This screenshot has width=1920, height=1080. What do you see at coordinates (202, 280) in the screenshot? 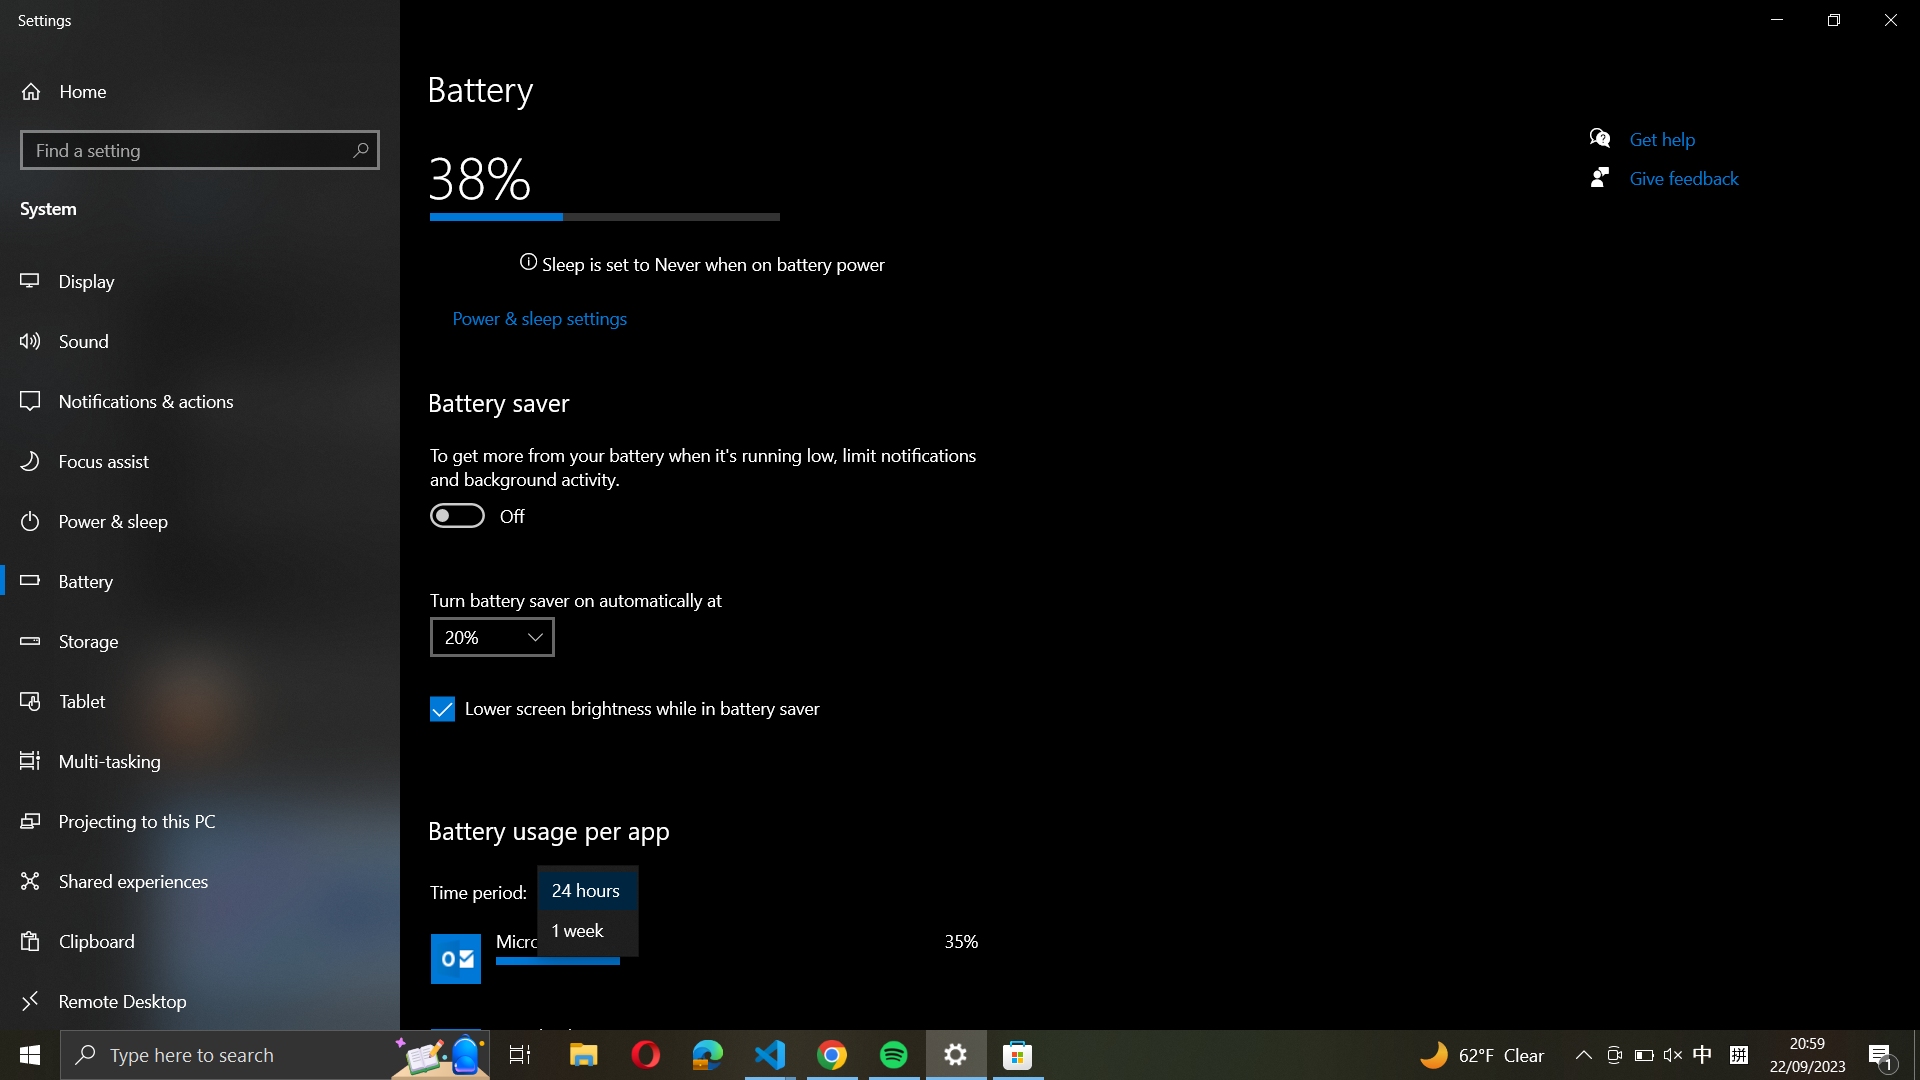
I see `the Display settings` at bounding box center [202, 280].